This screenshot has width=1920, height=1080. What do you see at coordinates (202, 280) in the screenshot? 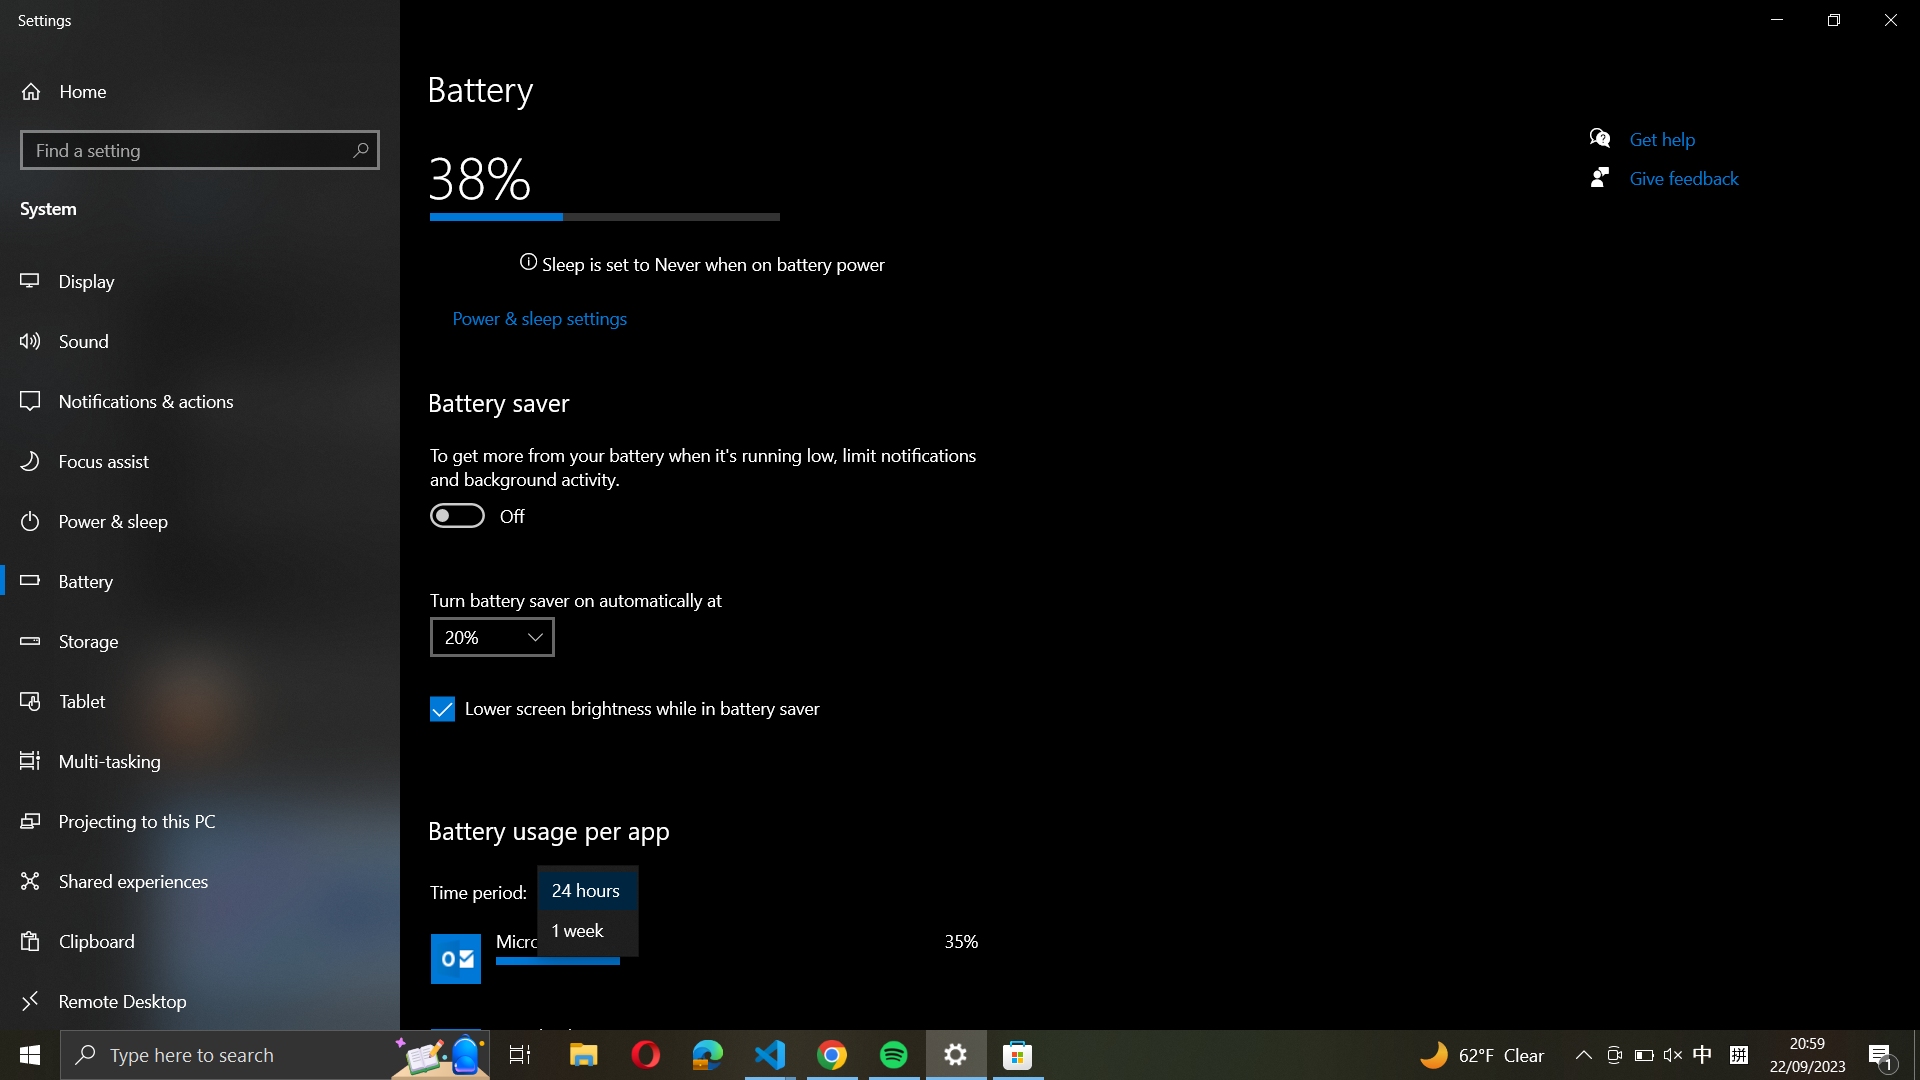
I see `the Display settings` at bounding box center [202, 280].